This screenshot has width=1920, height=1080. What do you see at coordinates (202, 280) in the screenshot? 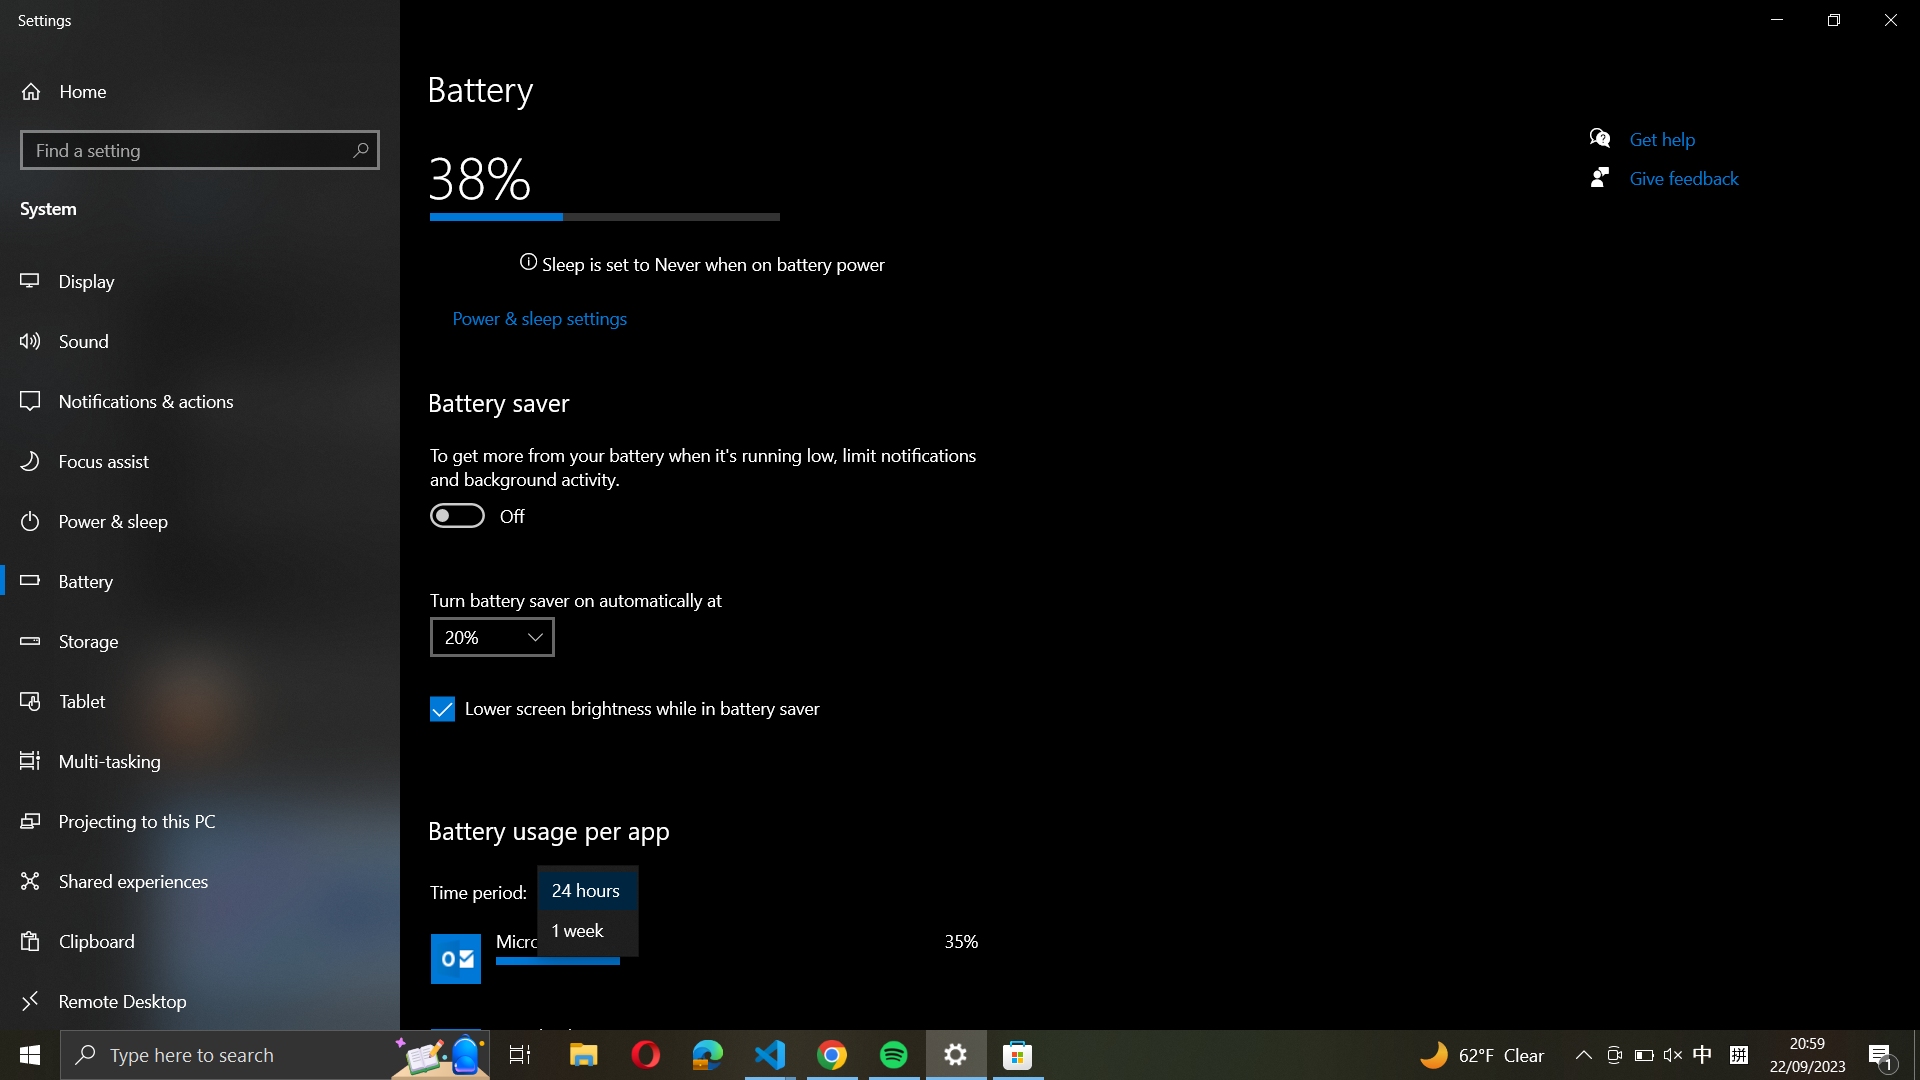
I see `the Display settings` at bounding box center [202, 280].